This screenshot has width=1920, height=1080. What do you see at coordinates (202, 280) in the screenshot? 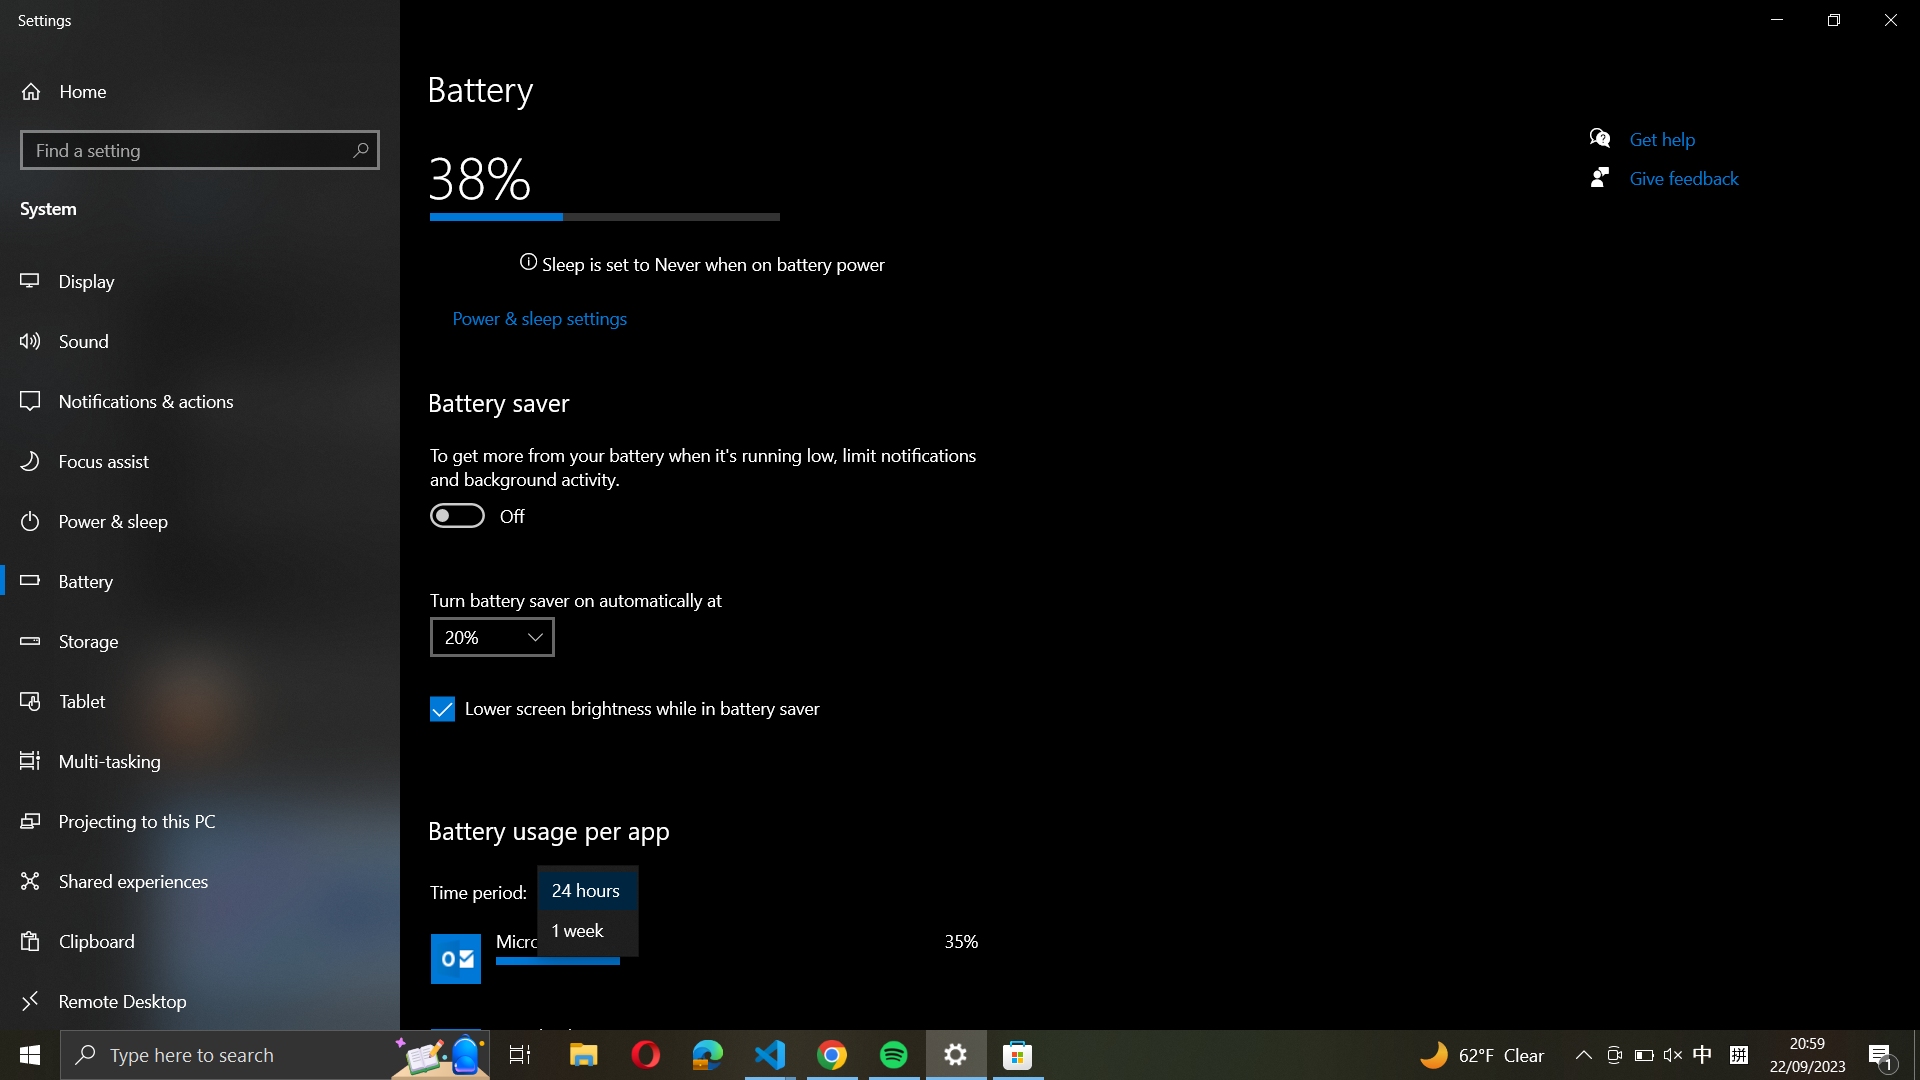
I see `the Display settings` at bounding box center [202, 280].